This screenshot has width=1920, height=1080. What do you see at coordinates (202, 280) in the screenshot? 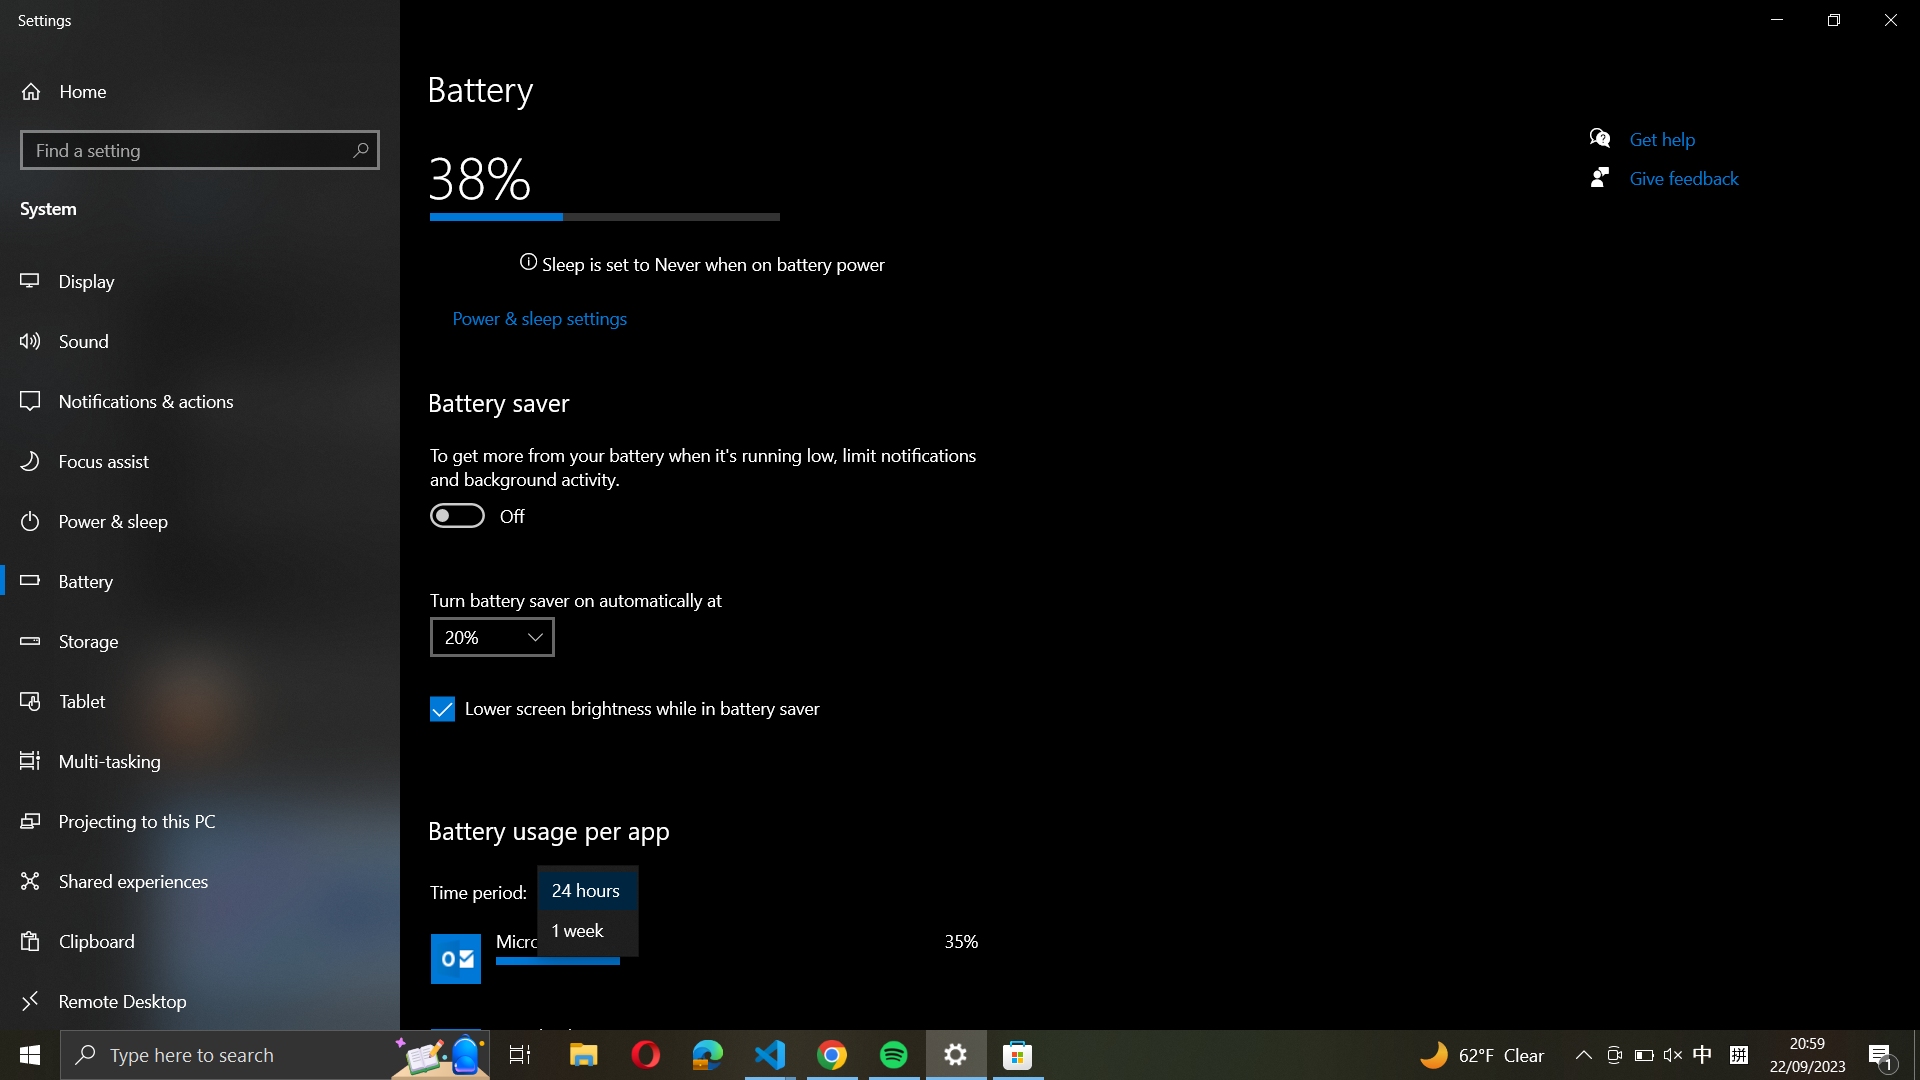
I see `the Display settings` at bounding box center [202, 280].